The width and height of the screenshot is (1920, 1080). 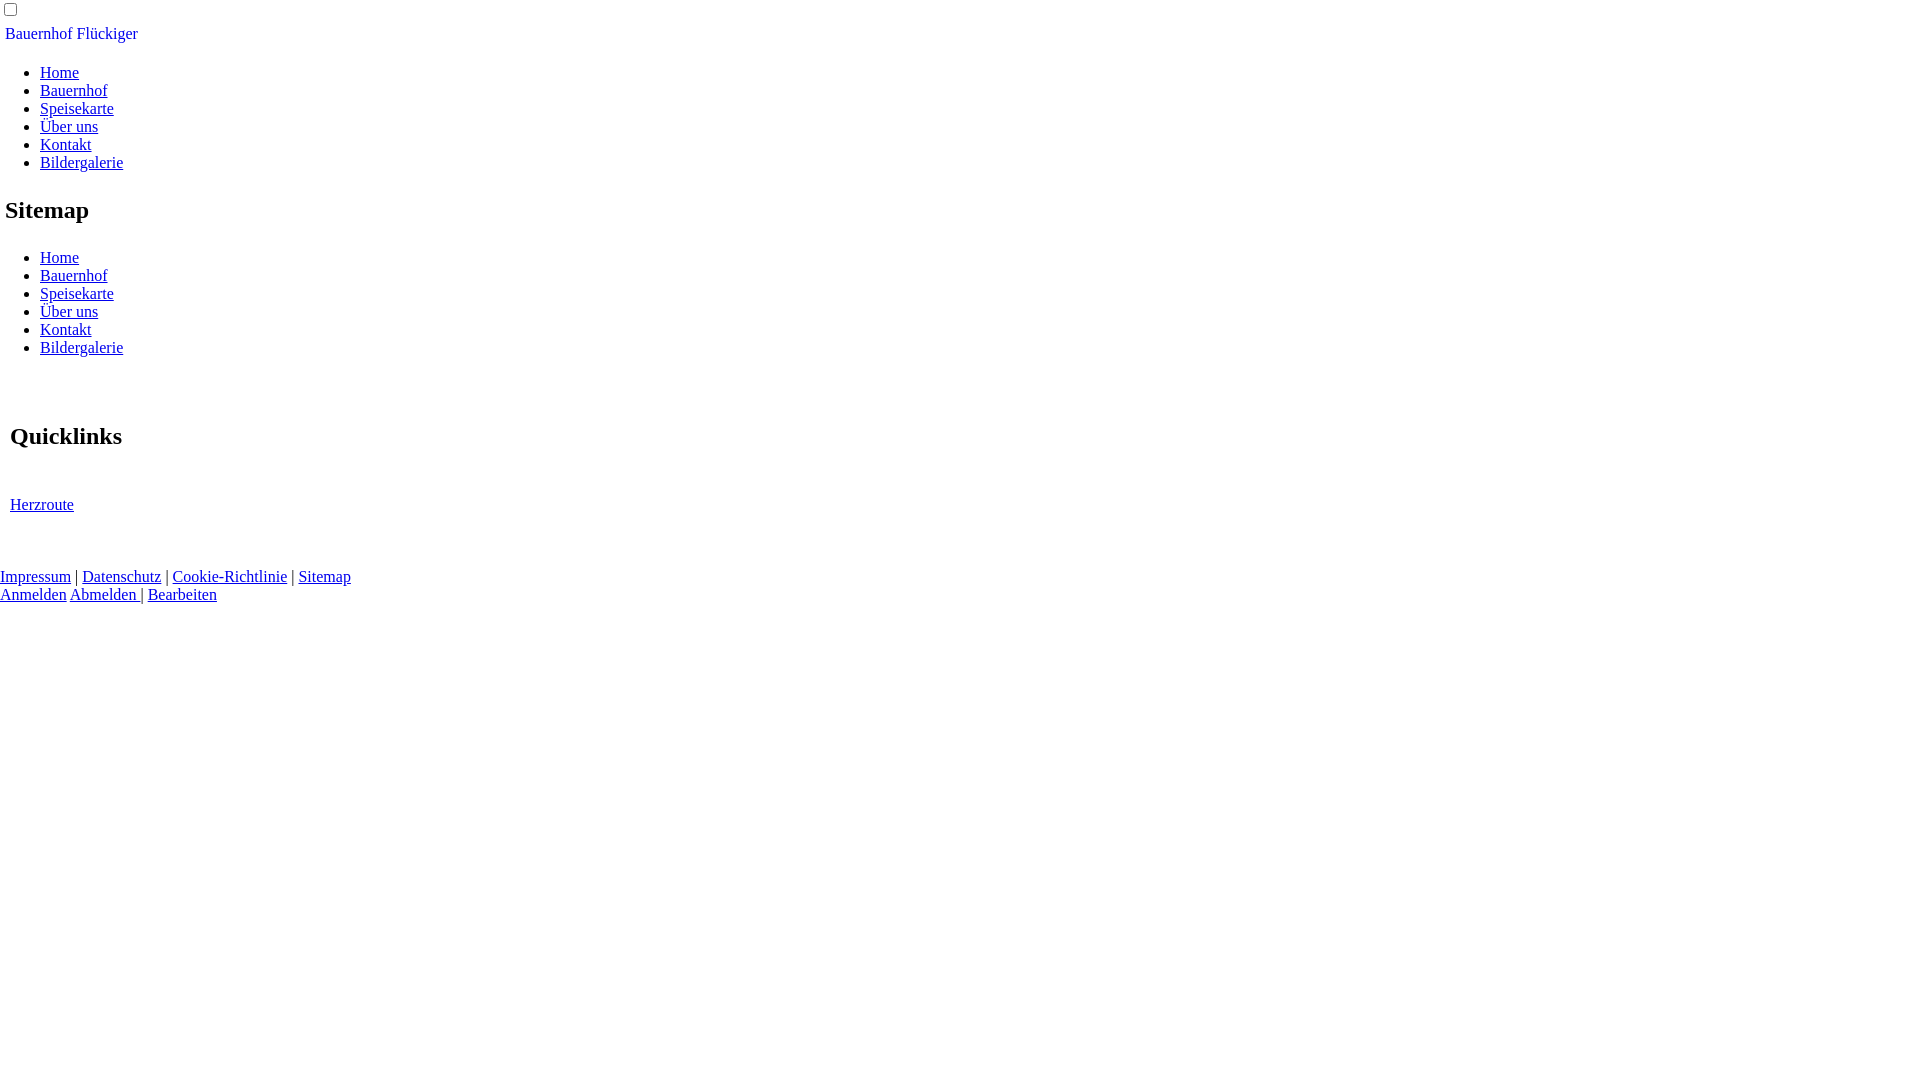 What do you see at coordinates (230, 576) in the screenshot?
I see `'Cookie-Richtlinie'` at bounding box center [230, 576].